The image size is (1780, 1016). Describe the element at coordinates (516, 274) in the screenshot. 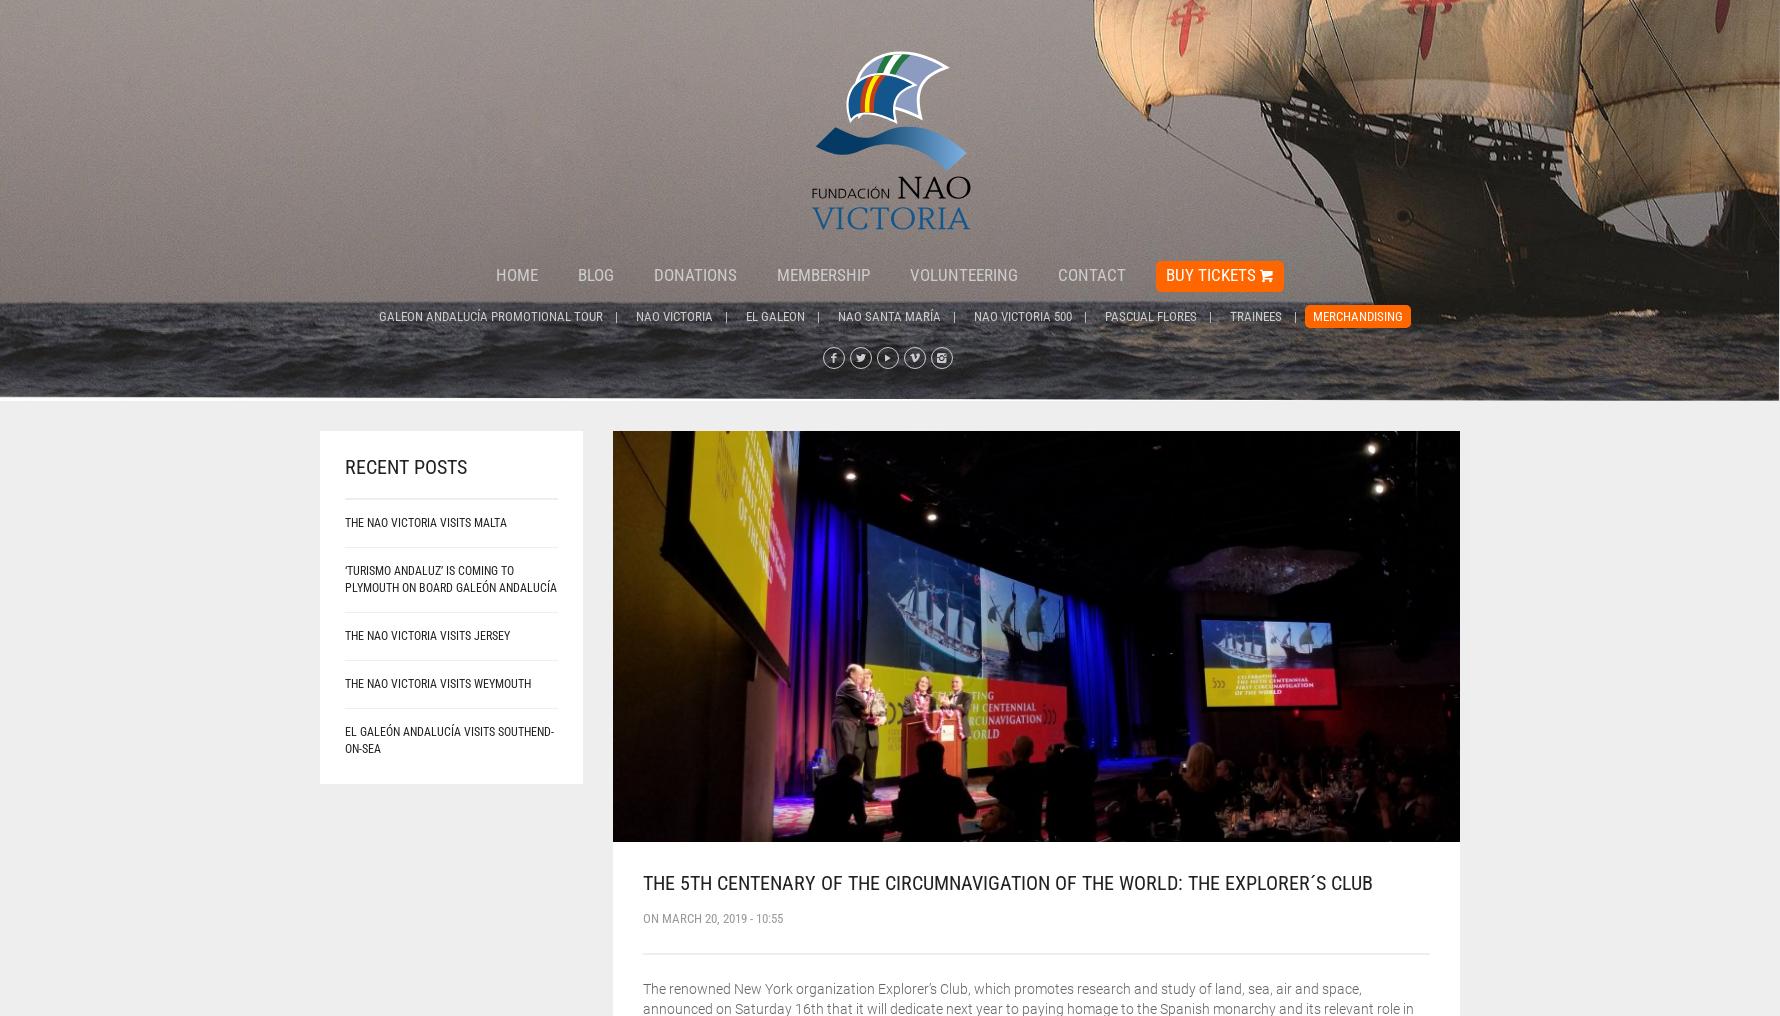

I see `'Home'` at that location.